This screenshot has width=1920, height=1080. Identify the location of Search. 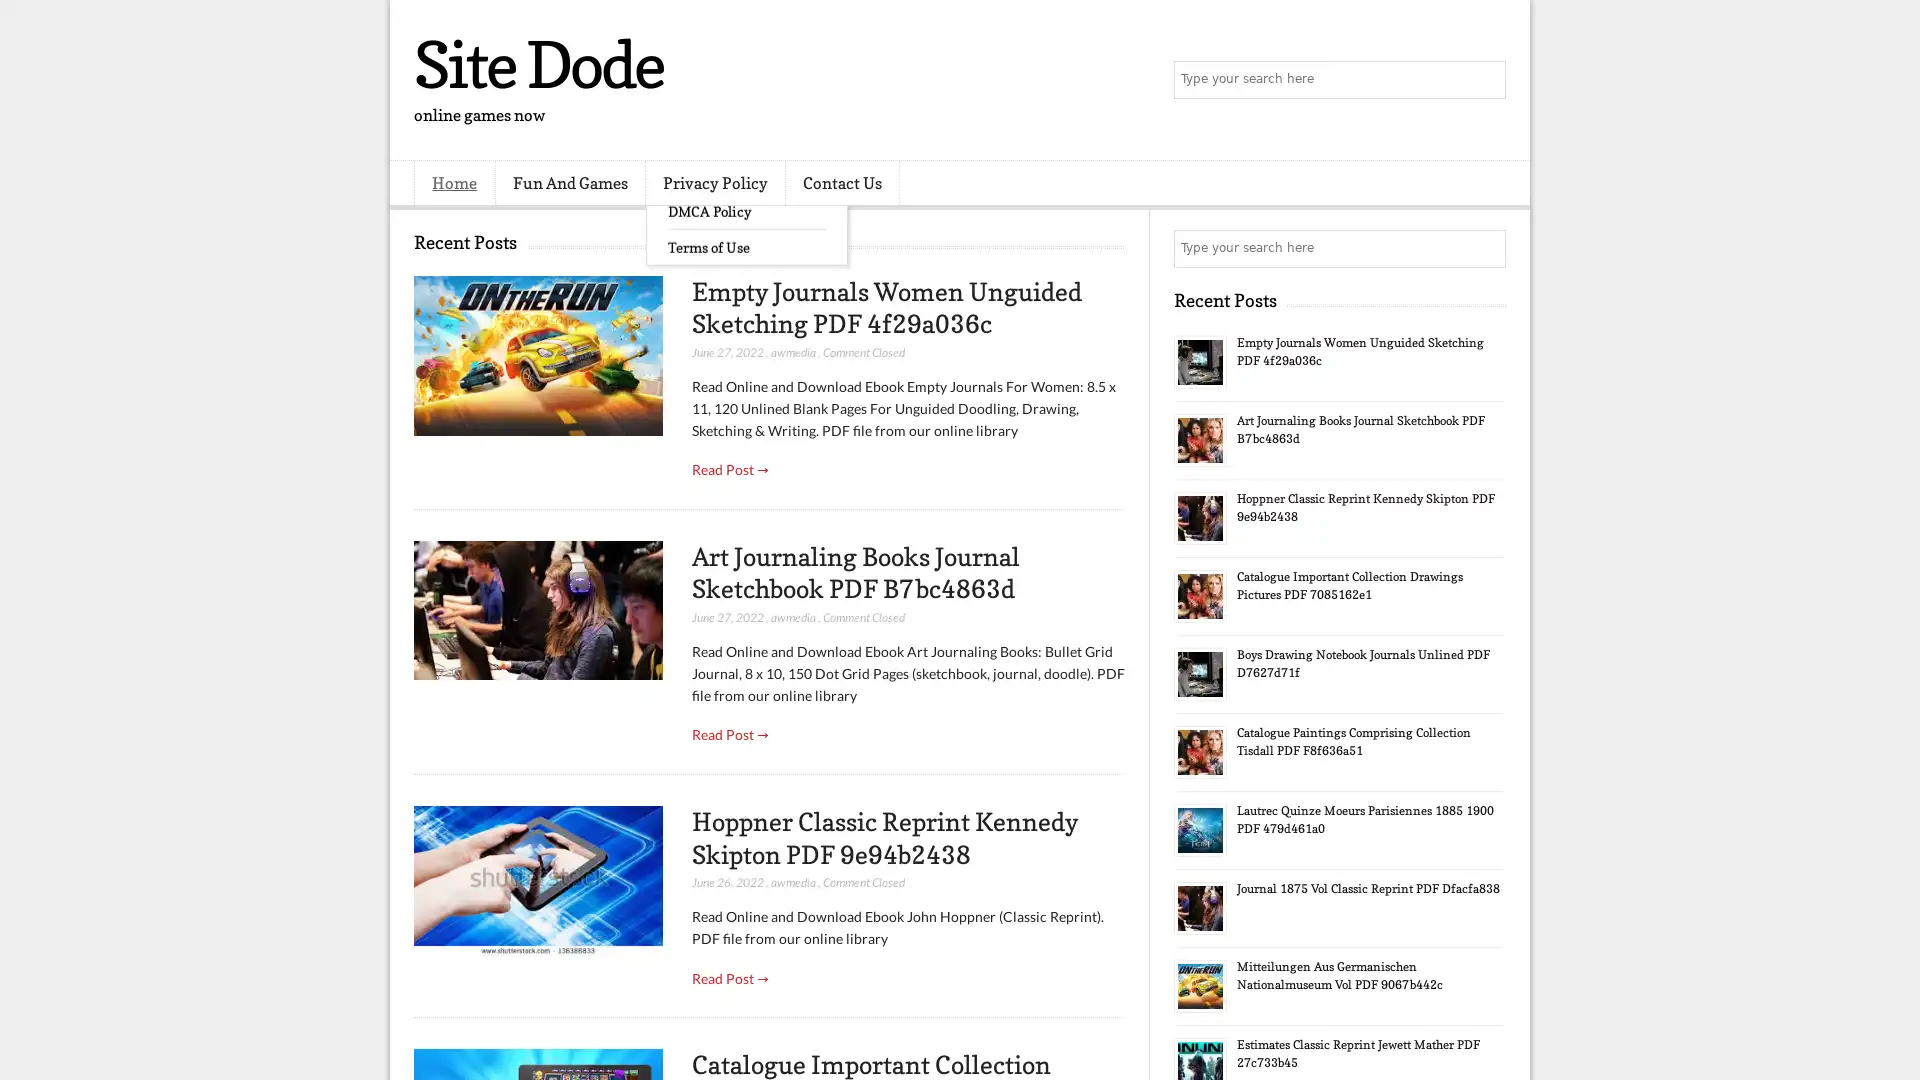
(1485, 248).